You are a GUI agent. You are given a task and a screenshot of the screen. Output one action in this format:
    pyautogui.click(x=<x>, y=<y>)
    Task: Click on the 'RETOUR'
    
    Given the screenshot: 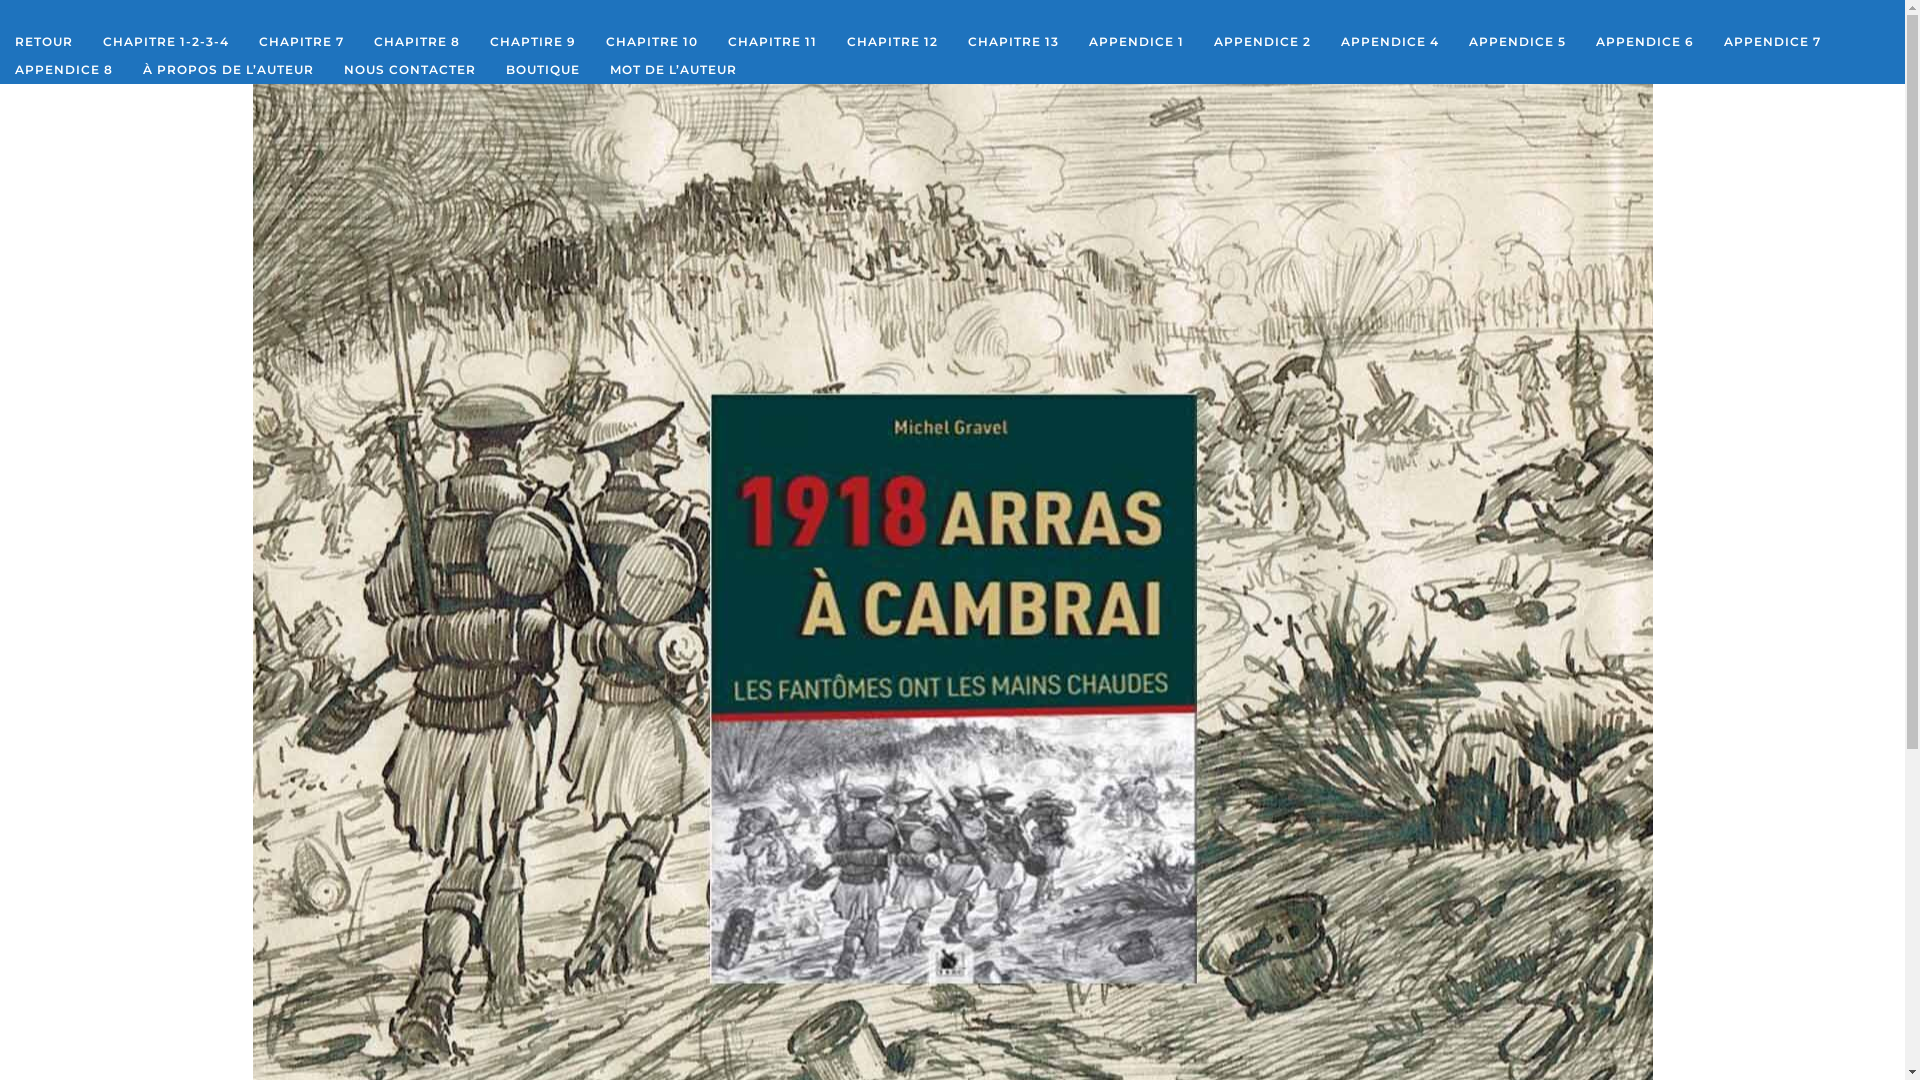 What is the action you would take?
    pyautogui.click(x=43, y=42)
    